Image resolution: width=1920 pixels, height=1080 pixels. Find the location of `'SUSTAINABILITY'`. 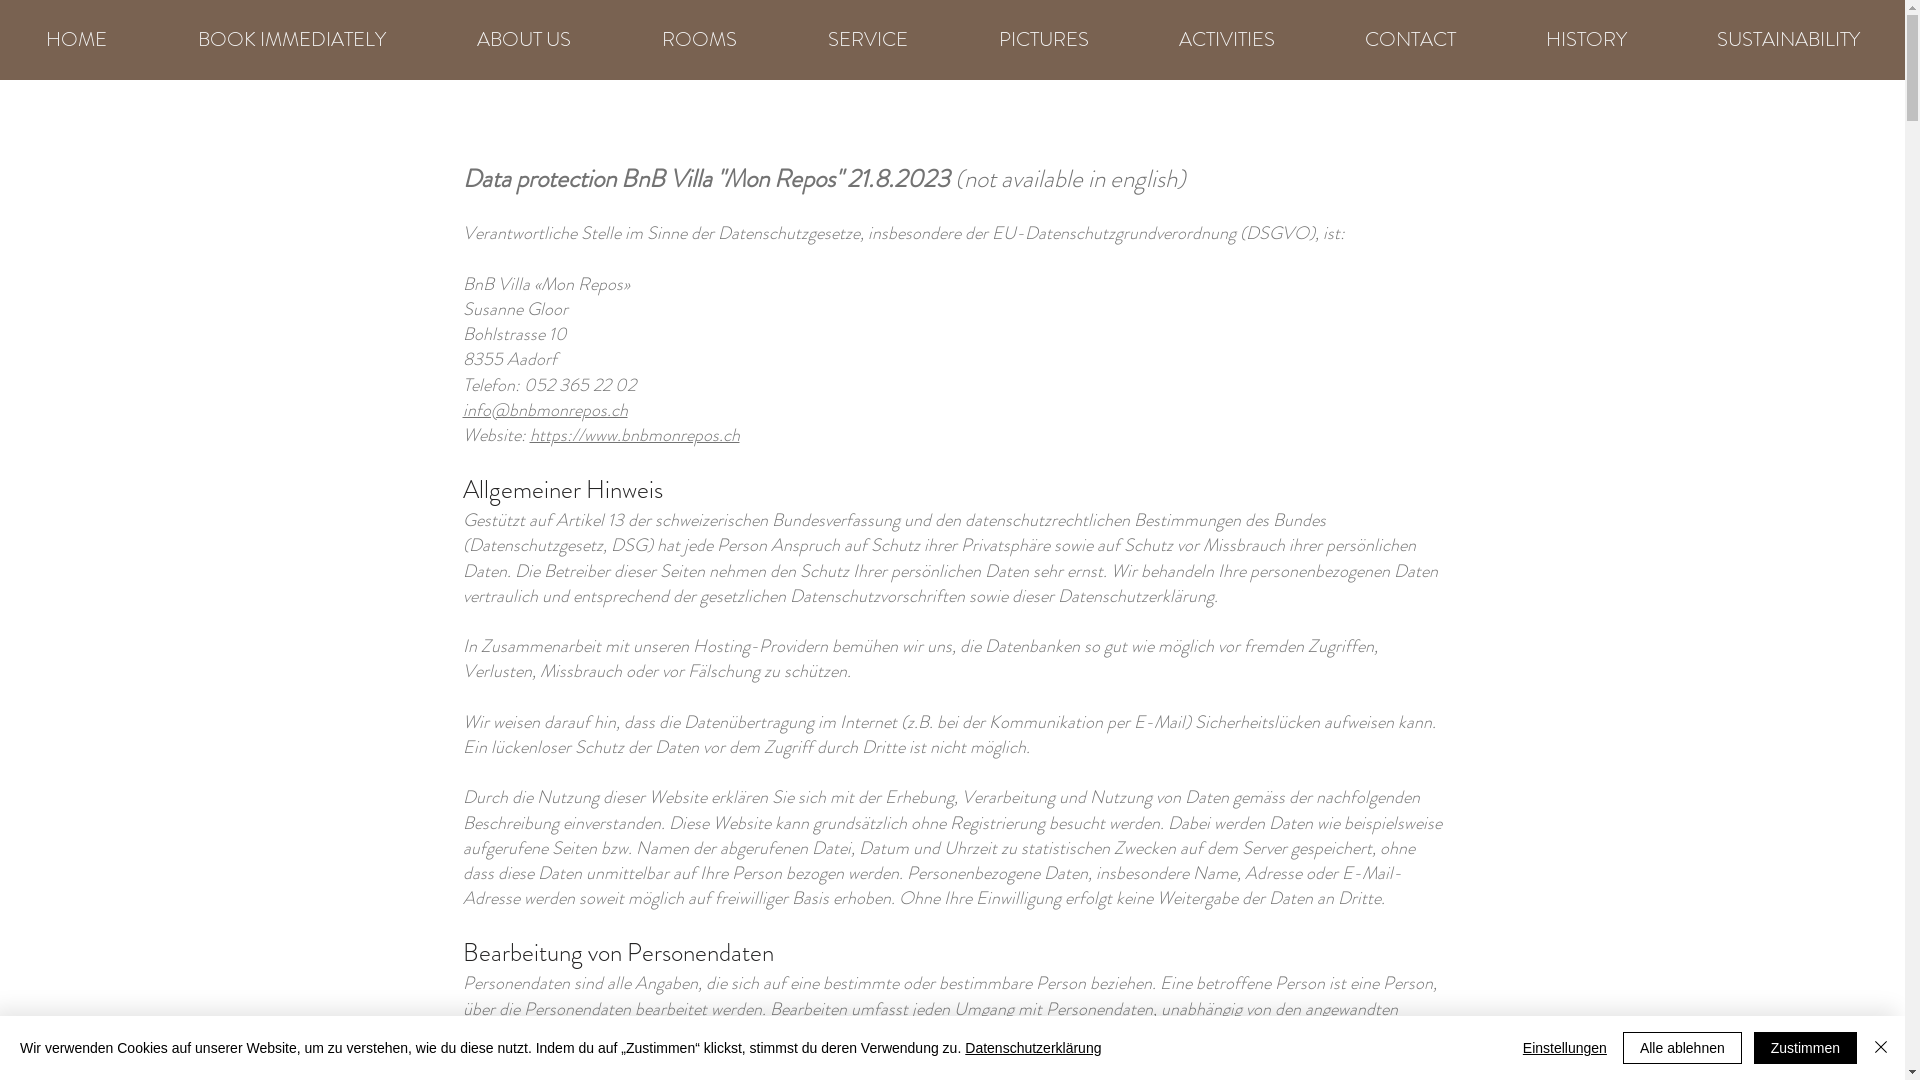

'SUSTAINABILITY' is located at coordinates (1788, 39).